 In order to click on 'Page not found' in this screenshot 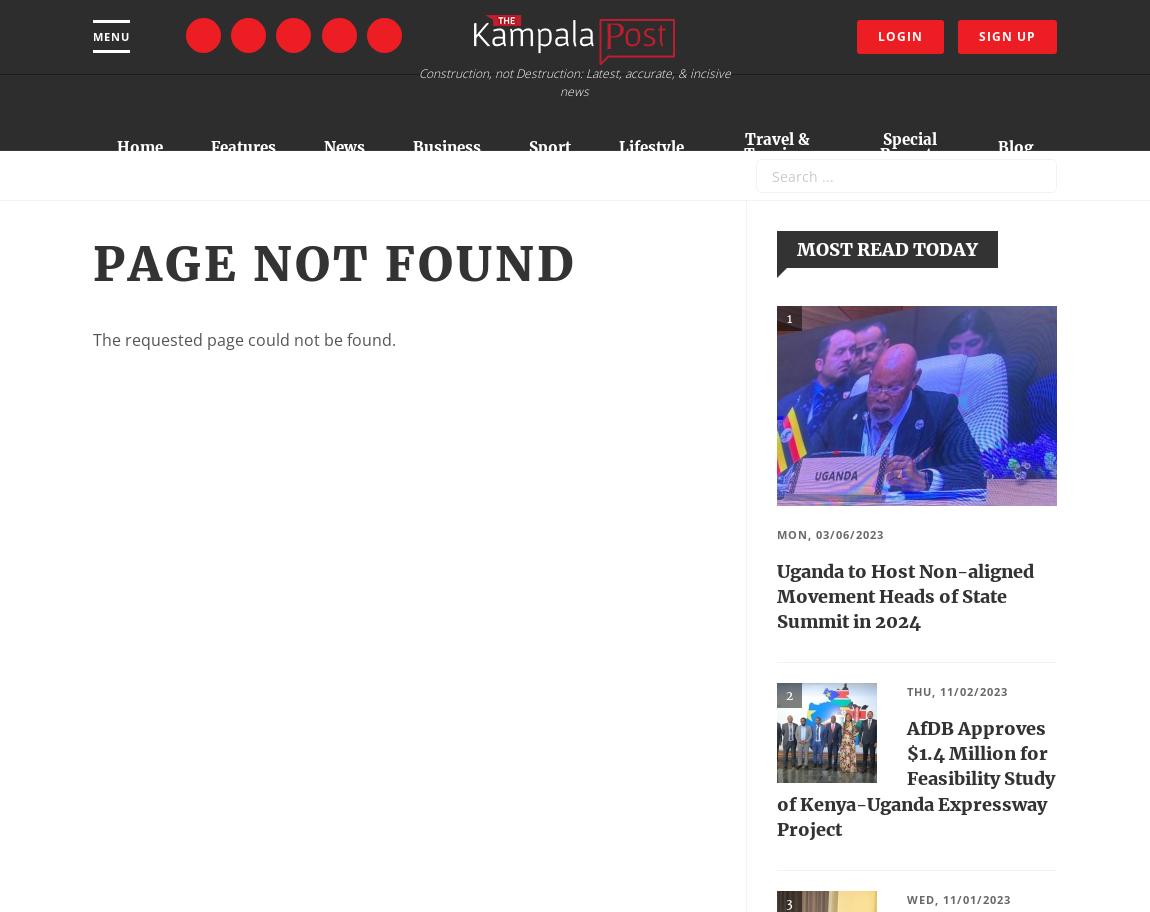, I will do `click(334, 264)`.